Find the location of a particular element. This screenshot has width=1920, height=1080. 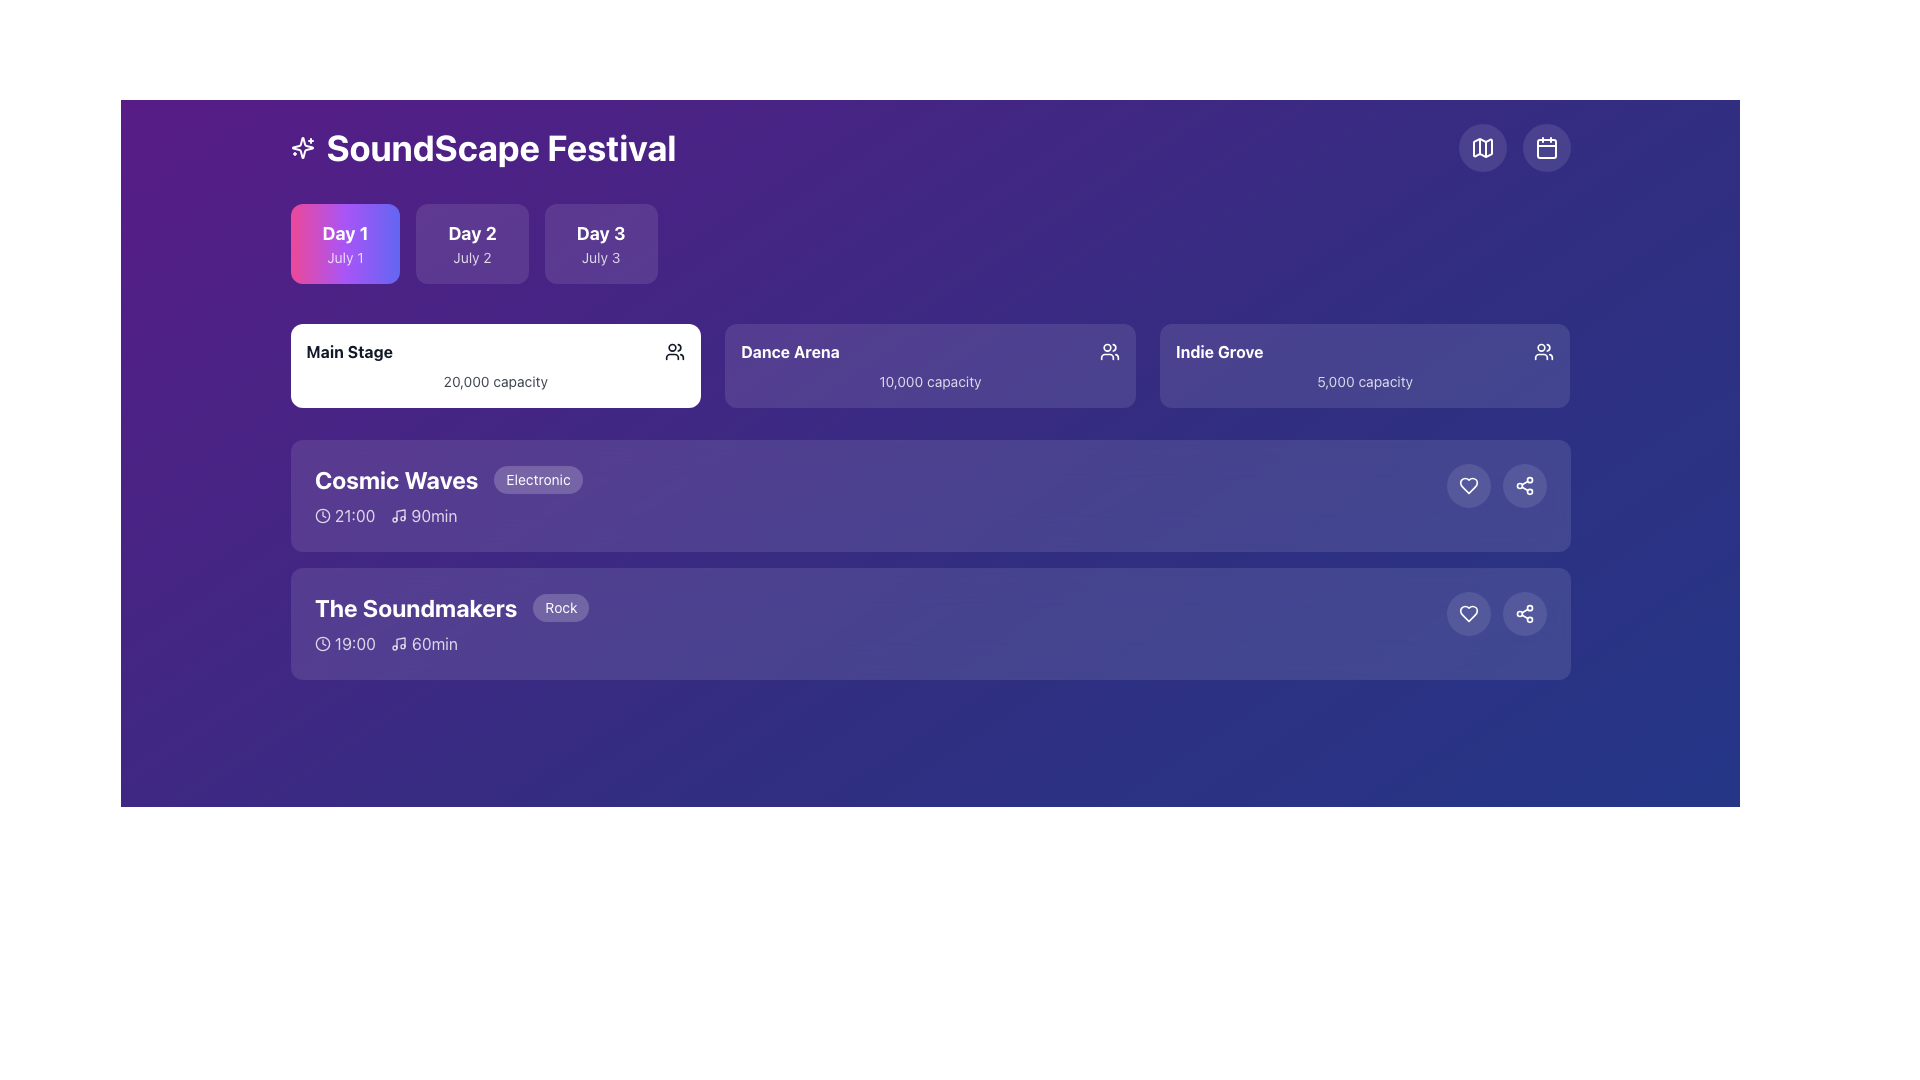

the visual details of the clock icon, which is a minimalistic circular design with a clock hand, located to the left of the text '21:00' in the performance information block aligned with 'Cosmic Waves' is located at coordinates (322, 515).